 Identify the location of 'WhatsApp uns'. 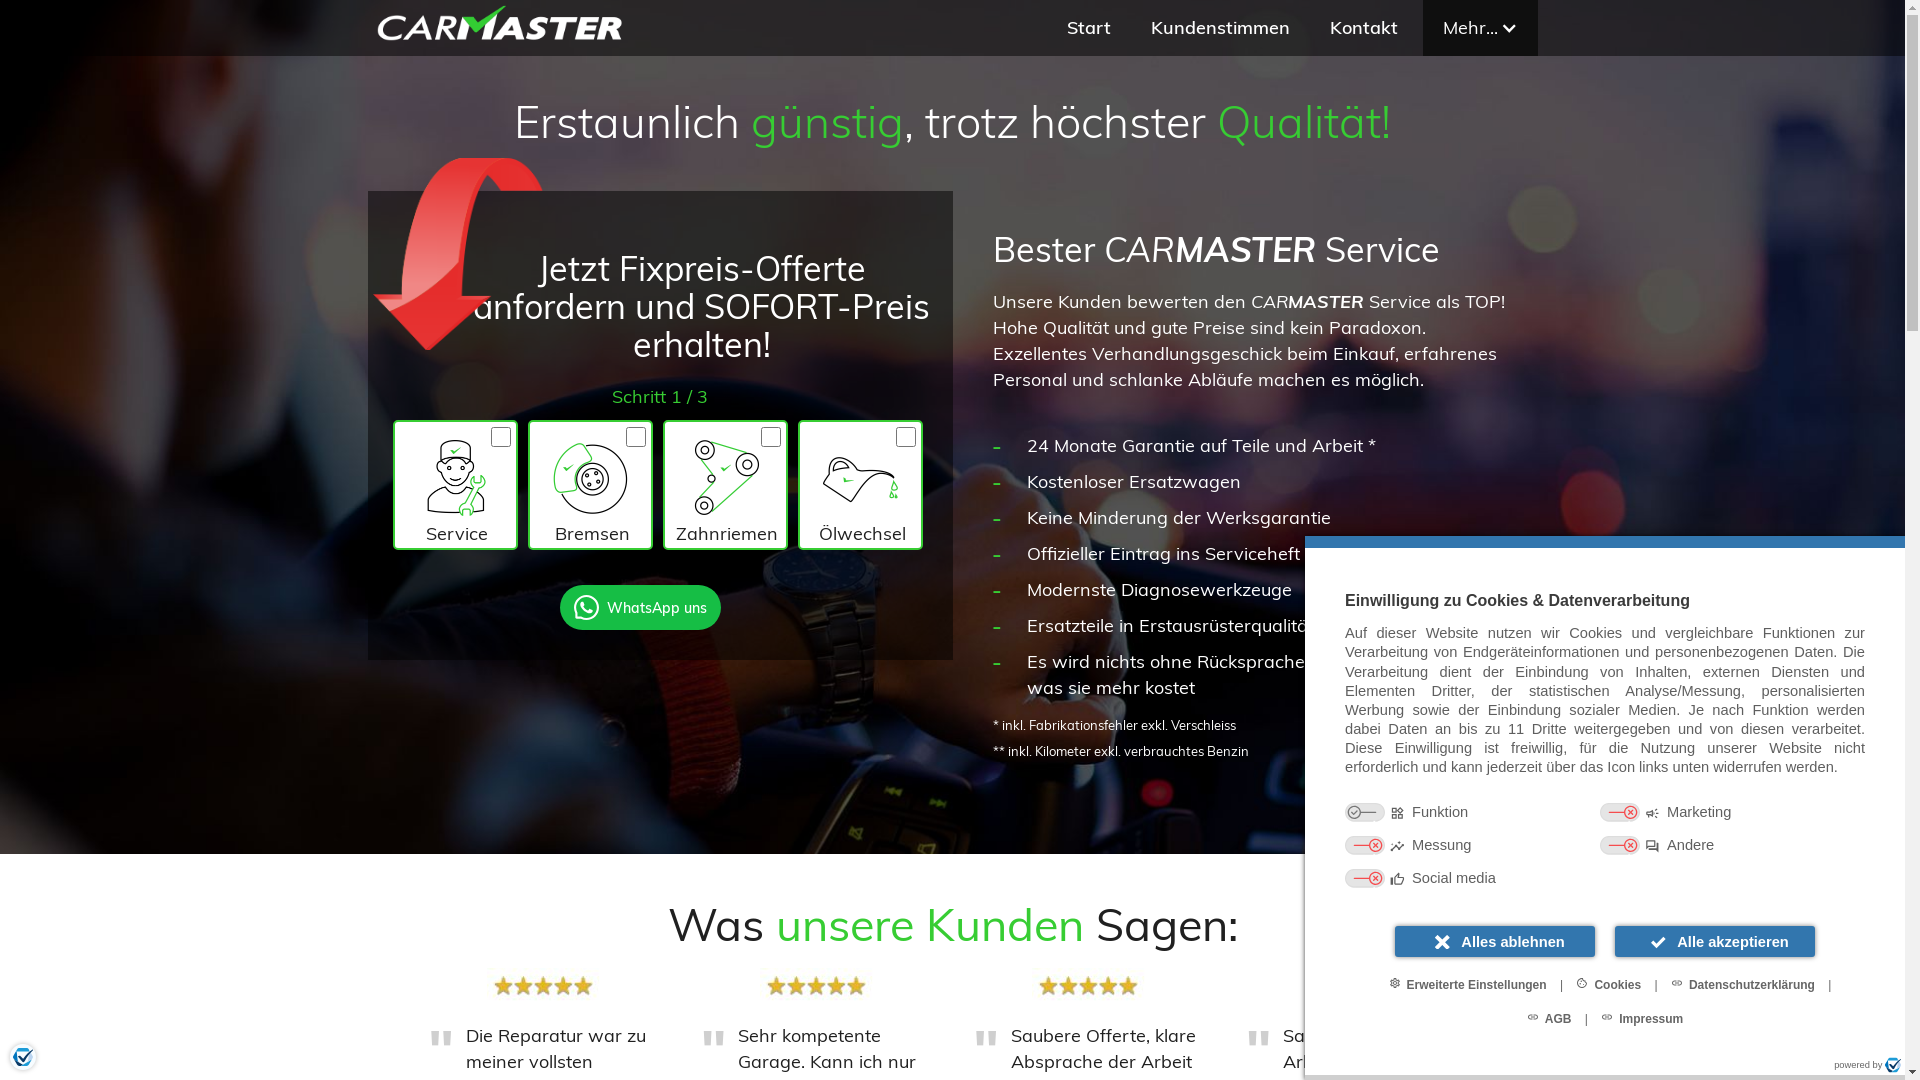
(640, 612).